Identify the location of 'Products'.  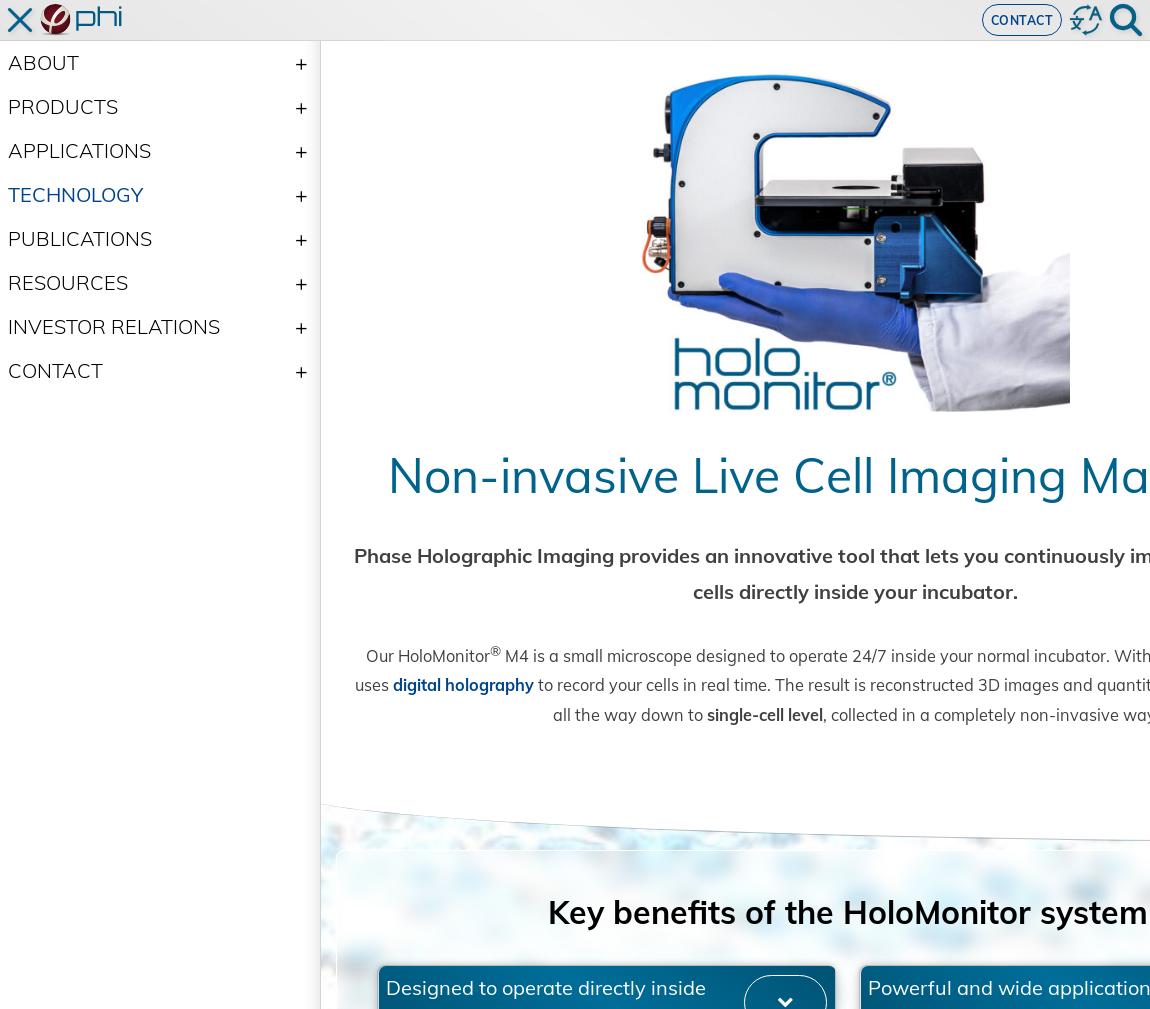
(62, 105).